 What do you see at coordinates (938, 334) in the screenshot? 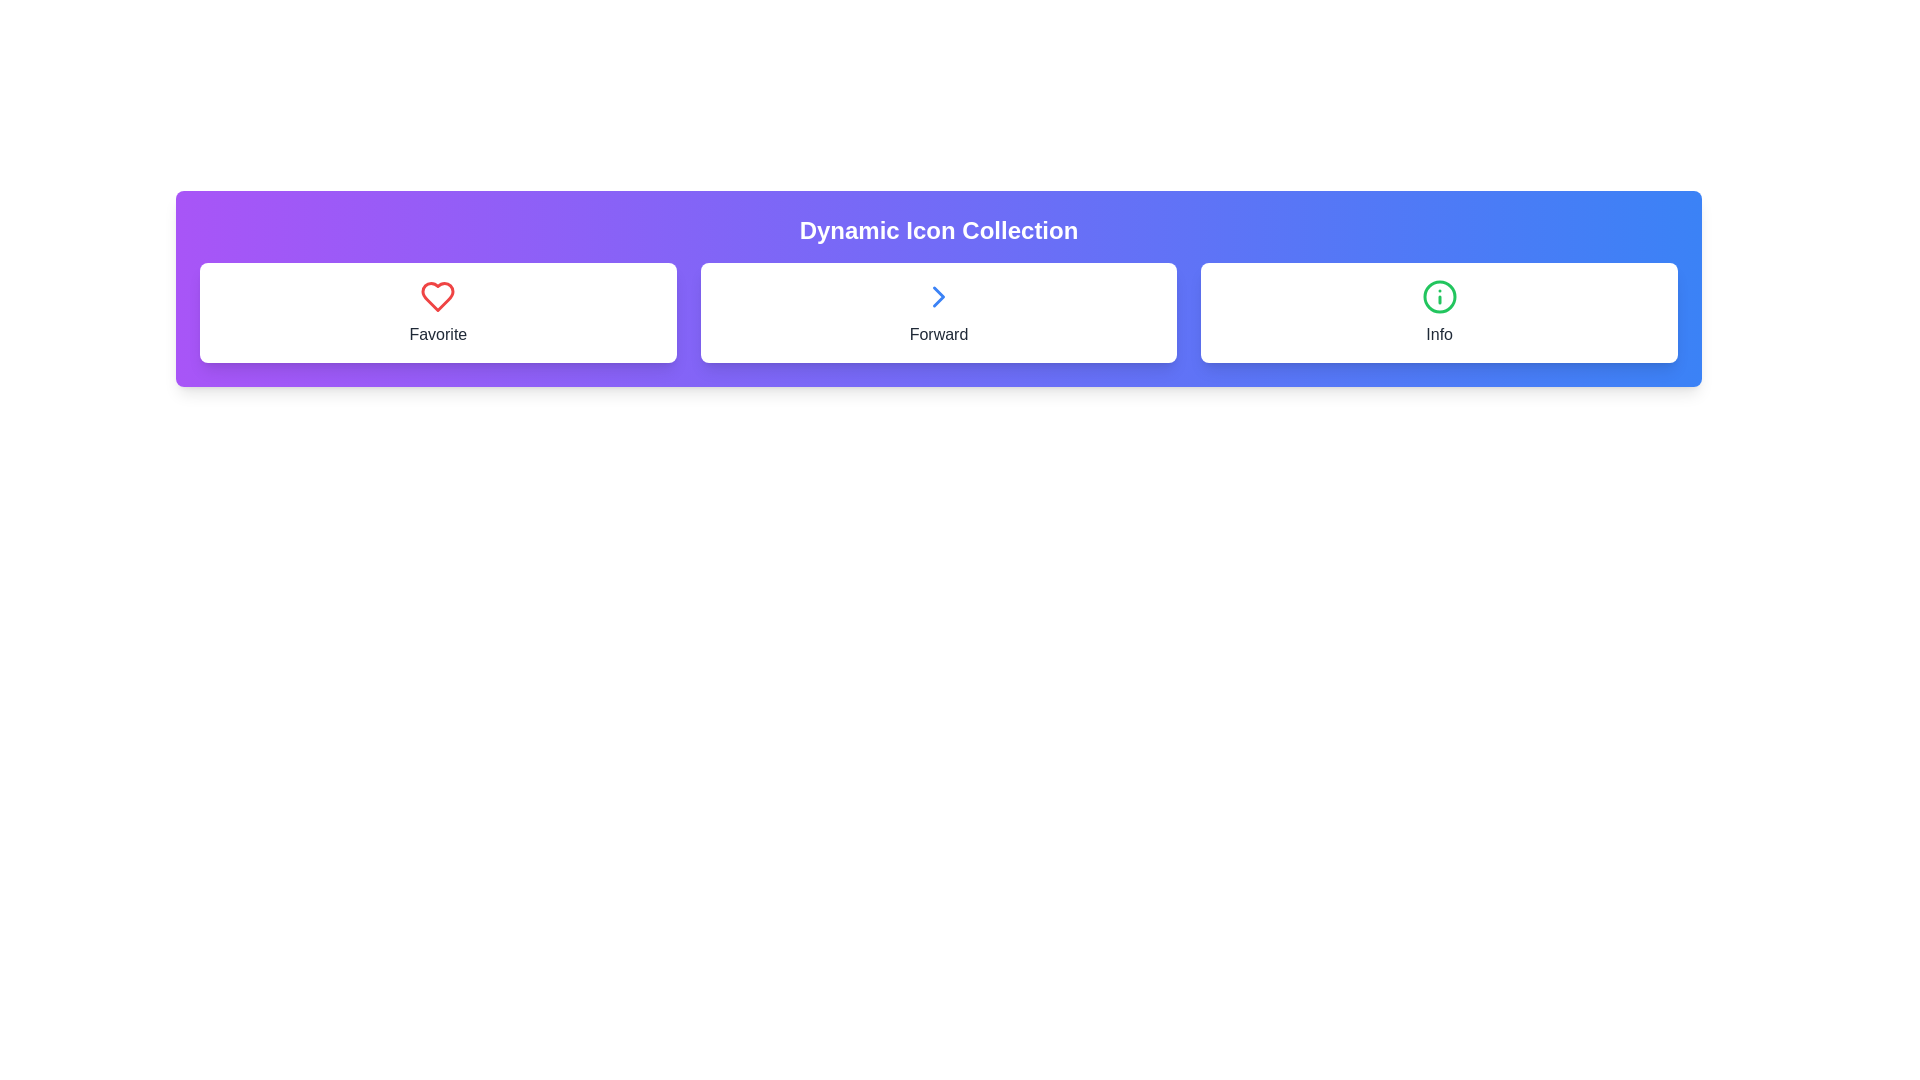
I see `the text label displaying the word 'Forward' in medium font weight and gray color, located below the chevron icon in the 'Forward' card` at bounding box center [938, 334].